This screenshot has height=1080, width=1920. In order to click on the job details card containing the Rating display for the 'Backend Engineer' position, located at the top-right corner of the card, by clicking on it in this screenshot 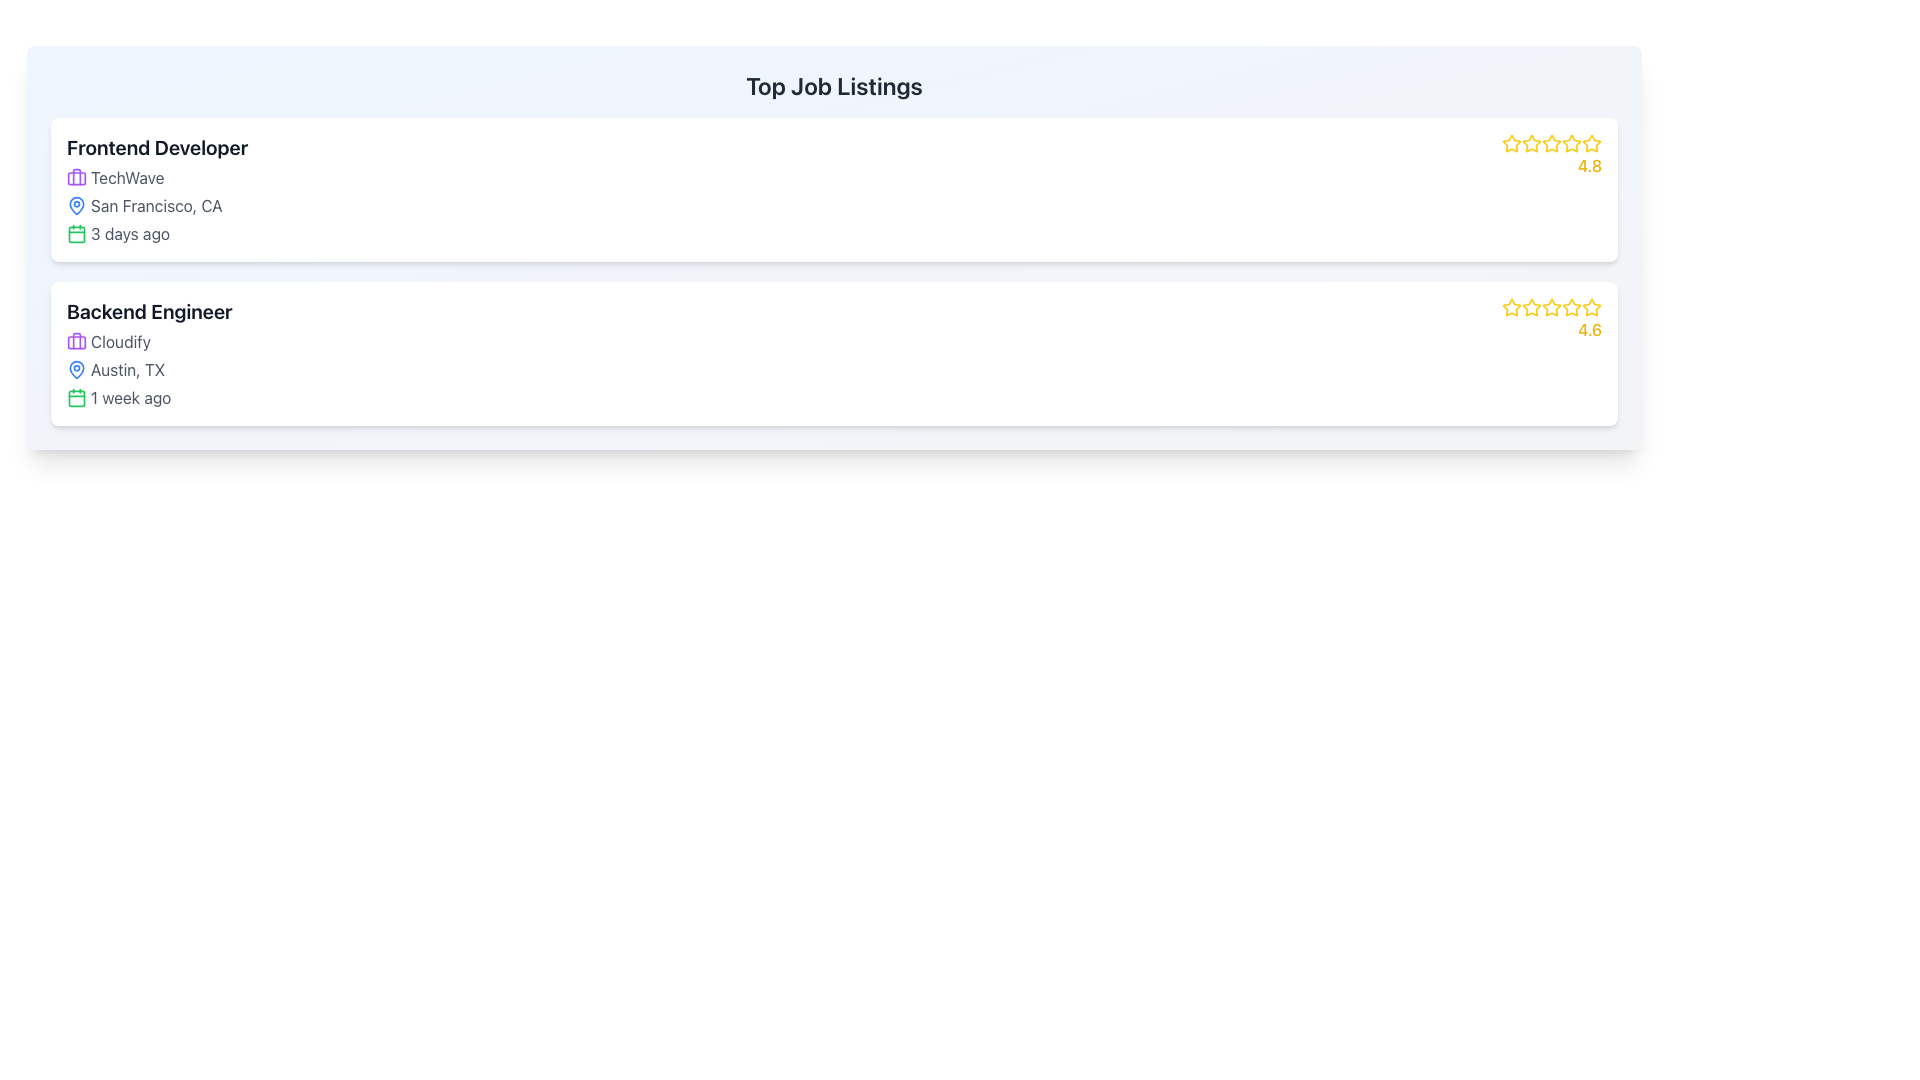, I will do `click(1550, 319)`.